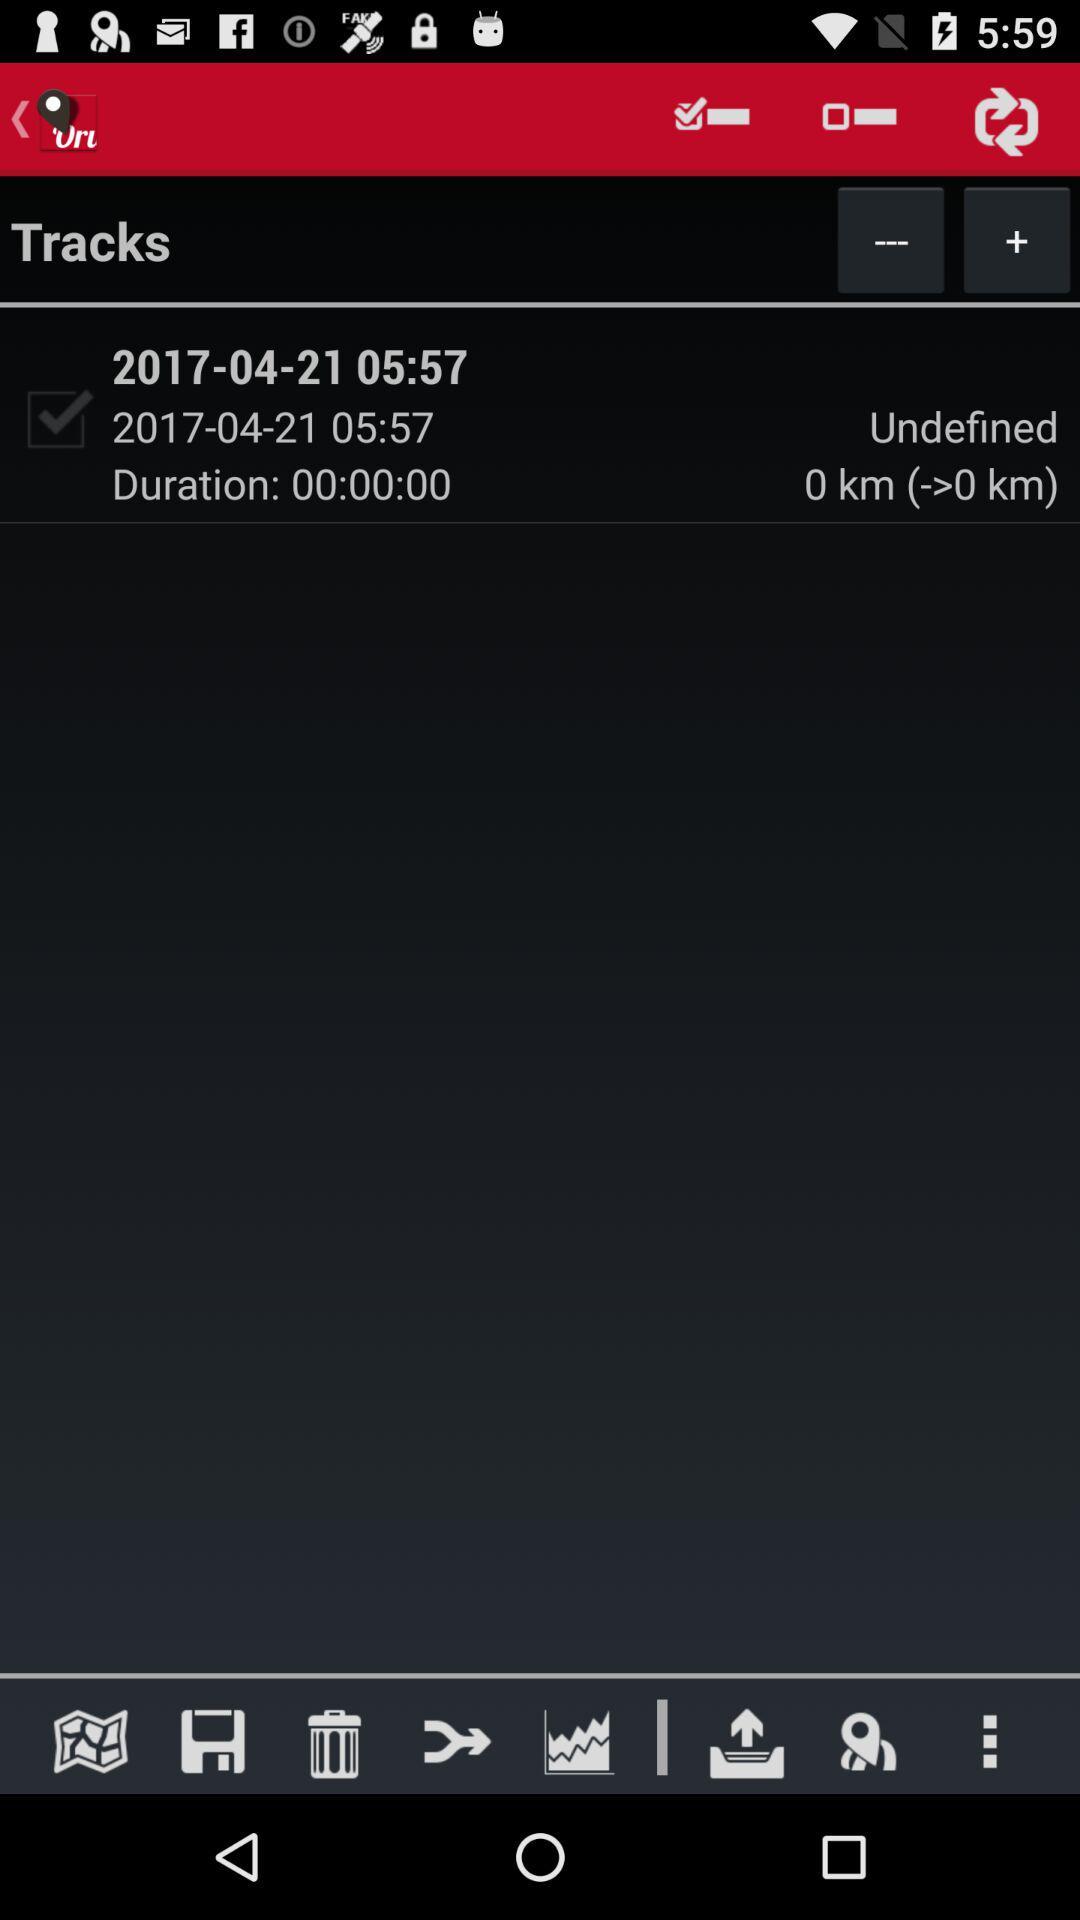 This screenshot has width=1080, height=1920. What do you see at coordinates (90, 1862) in the screenshot?
I see `the book icon` at bounding box center [90, 1862].